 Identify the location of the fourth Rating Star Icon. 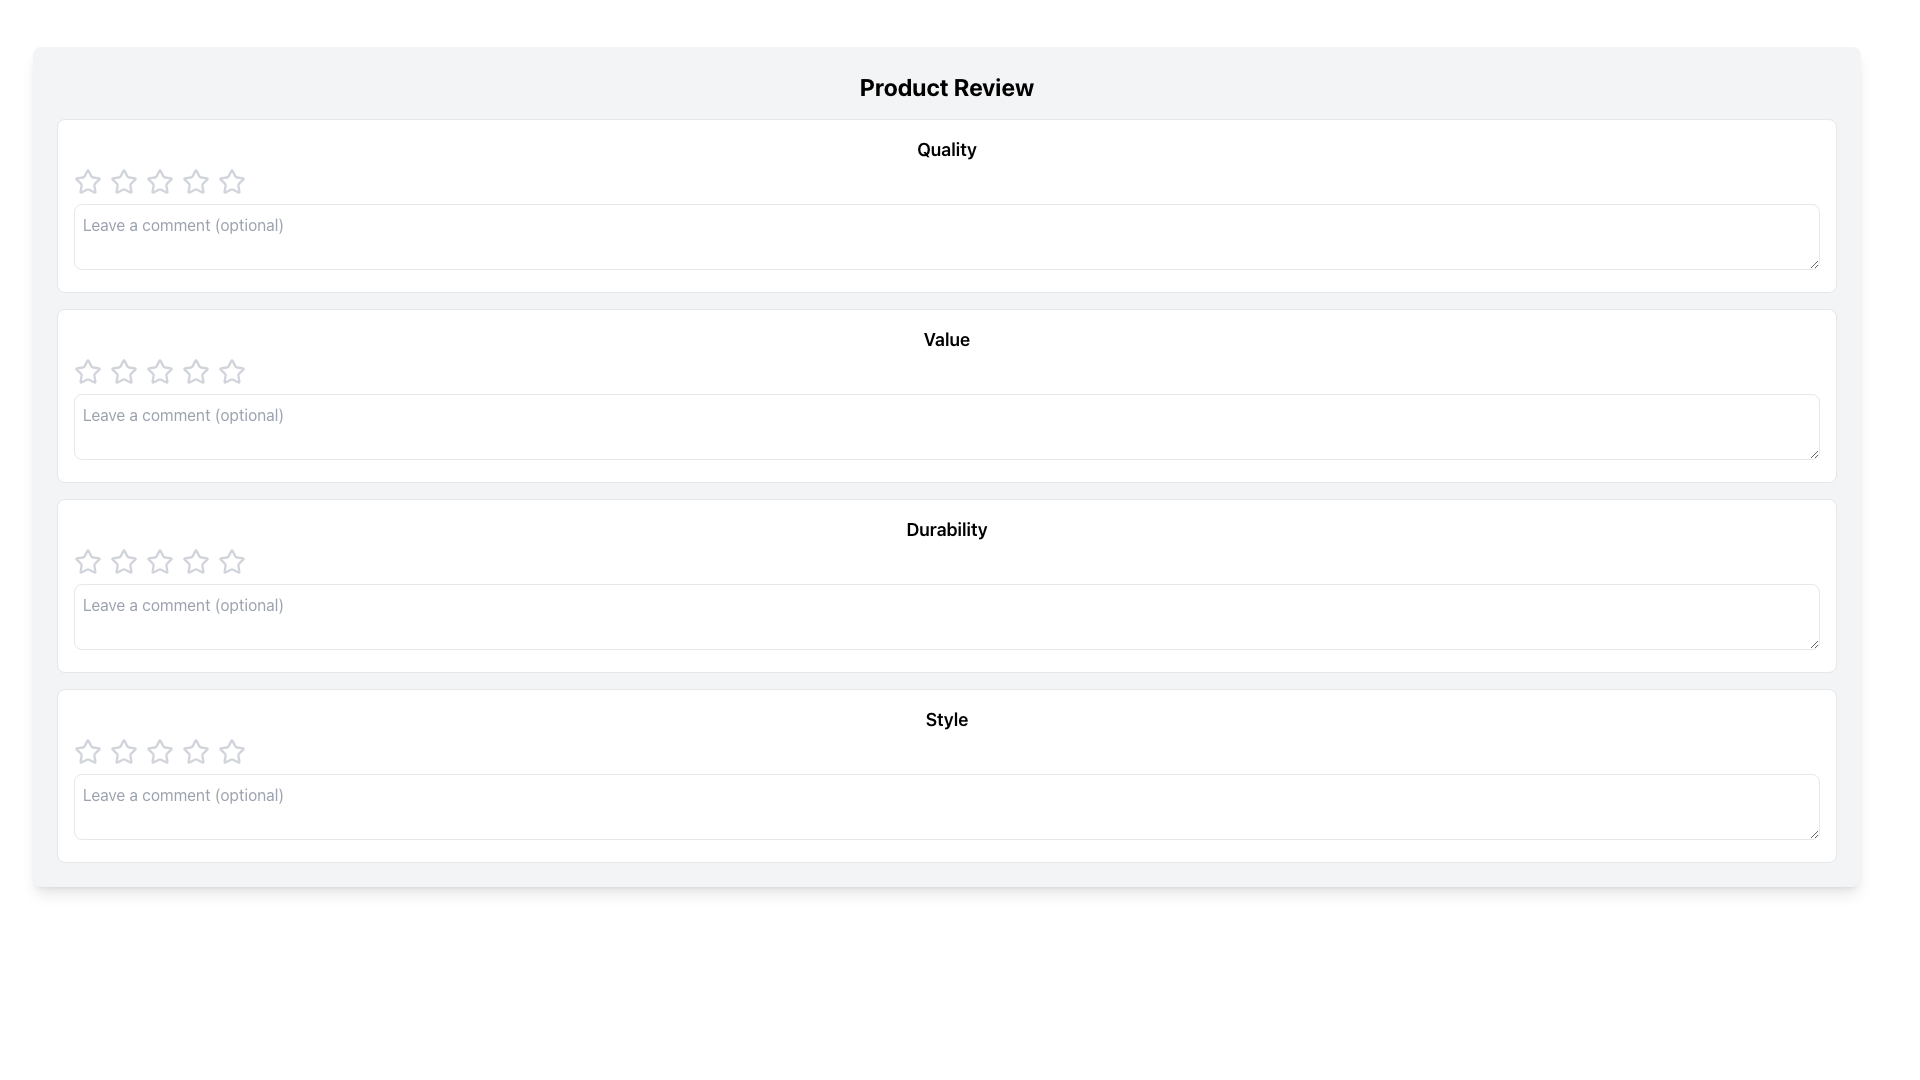
(158, 371).